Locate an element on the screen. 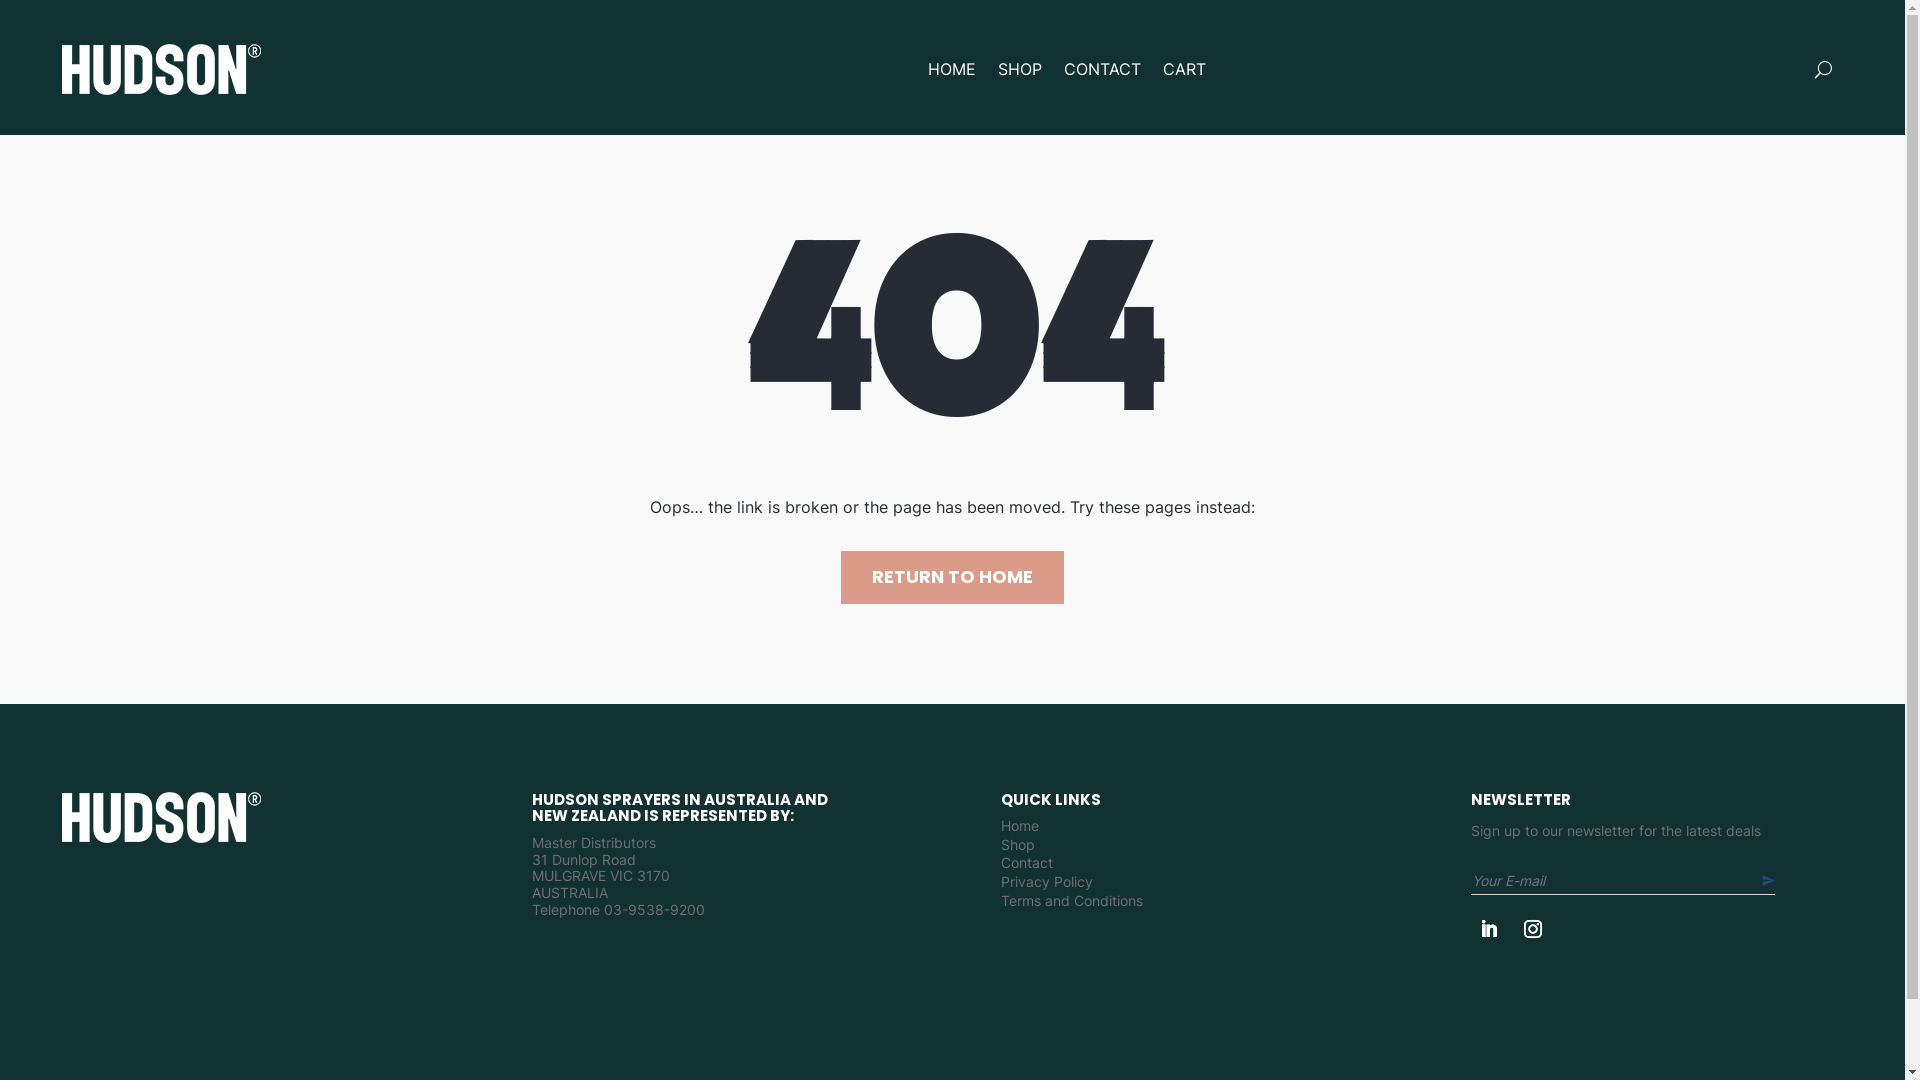 The width and height of the screenshot is (1920, 1080). 'SHOP' is located at coordinates (1019, 68).